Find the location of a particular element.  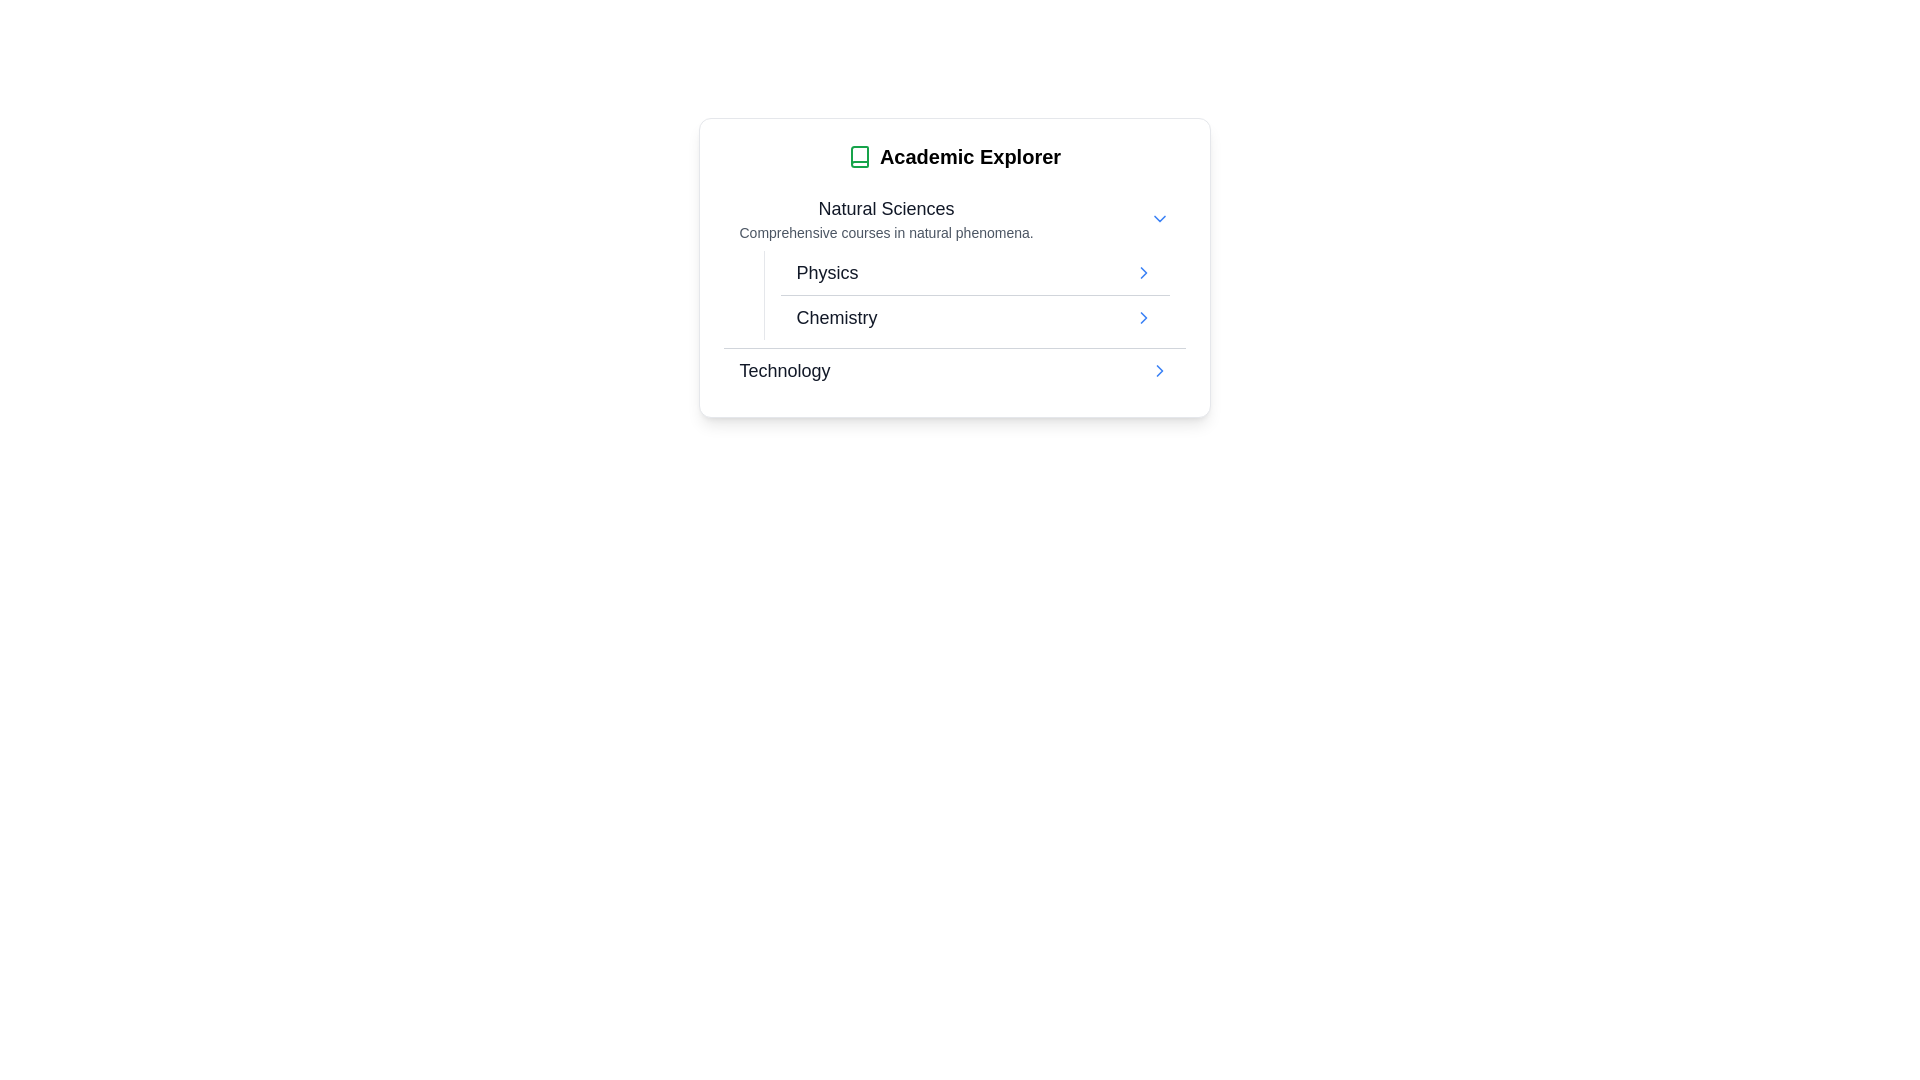

the chevron icon located to the far right of the 'Technology' text label is located at coordinates (1159, 370).